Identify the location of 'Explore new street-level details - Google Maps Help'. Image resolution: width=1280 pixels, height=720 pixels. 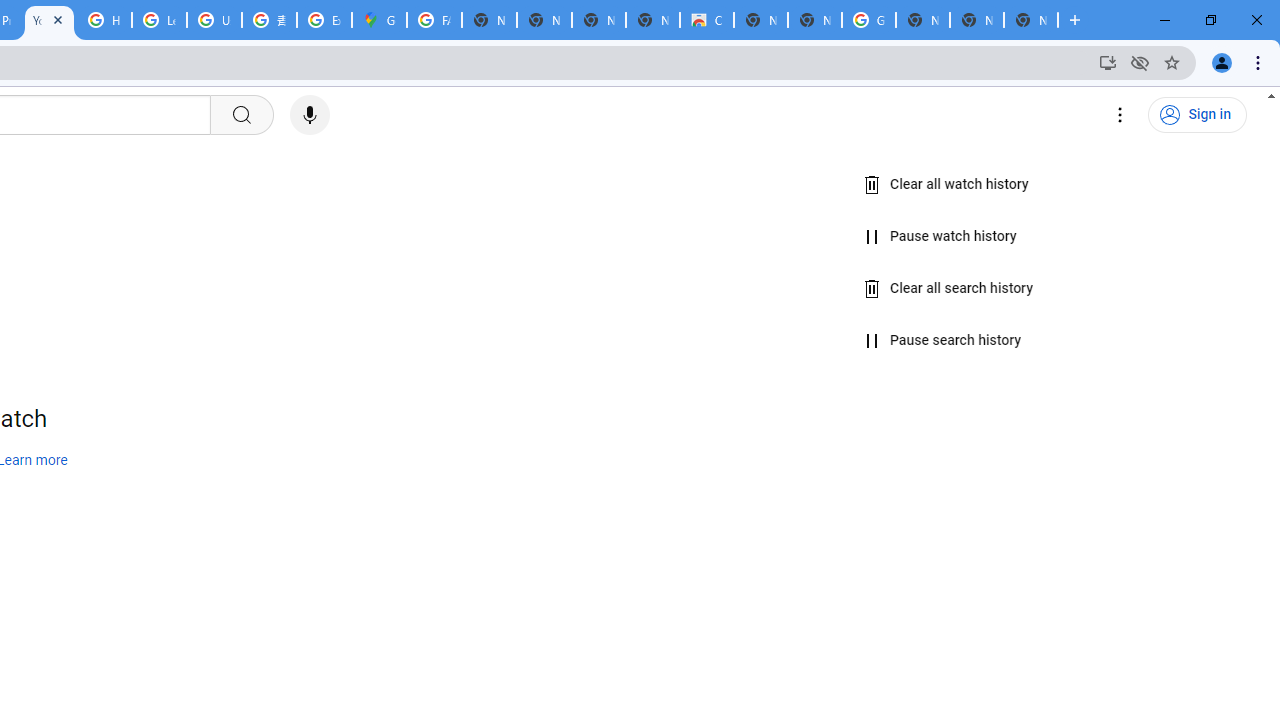
(324, 20).